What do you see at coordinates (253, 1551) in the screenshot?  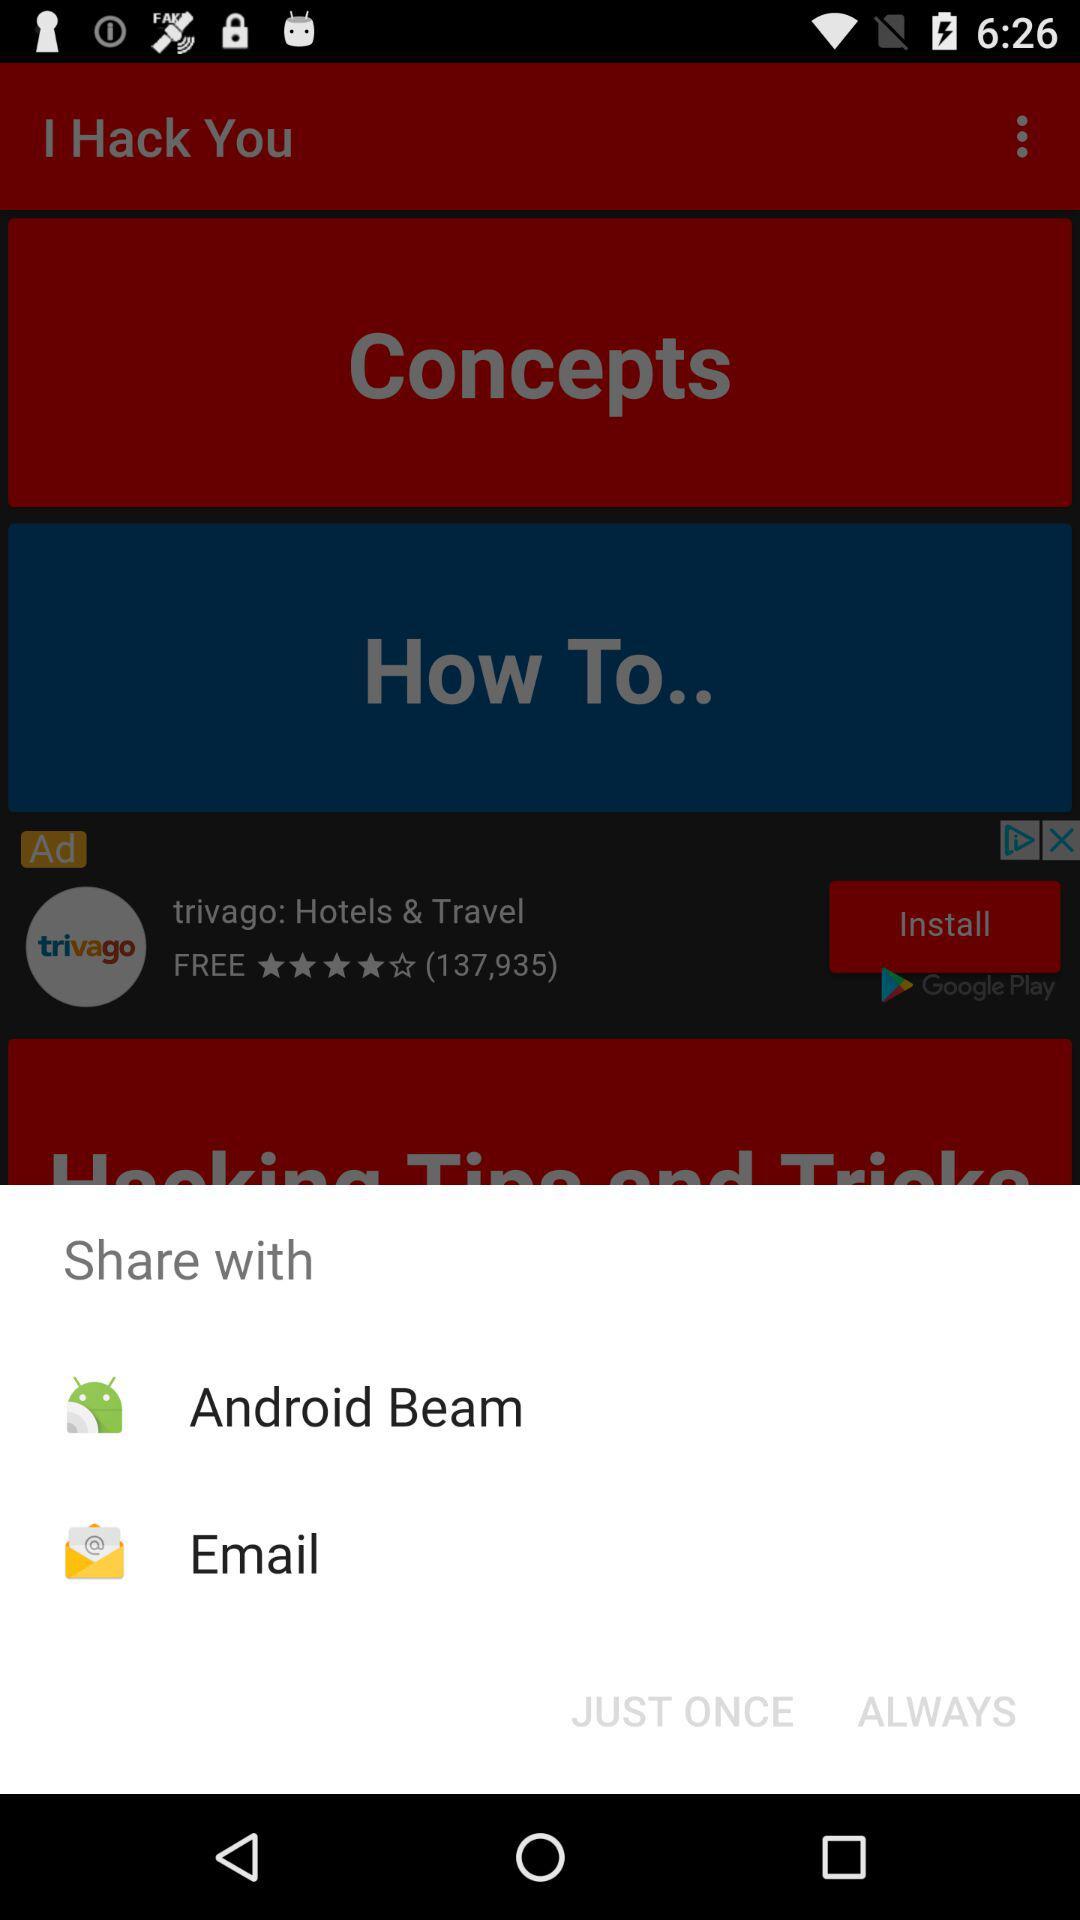 I see `icon below the android beam app` at bounding box center [253, 1551].